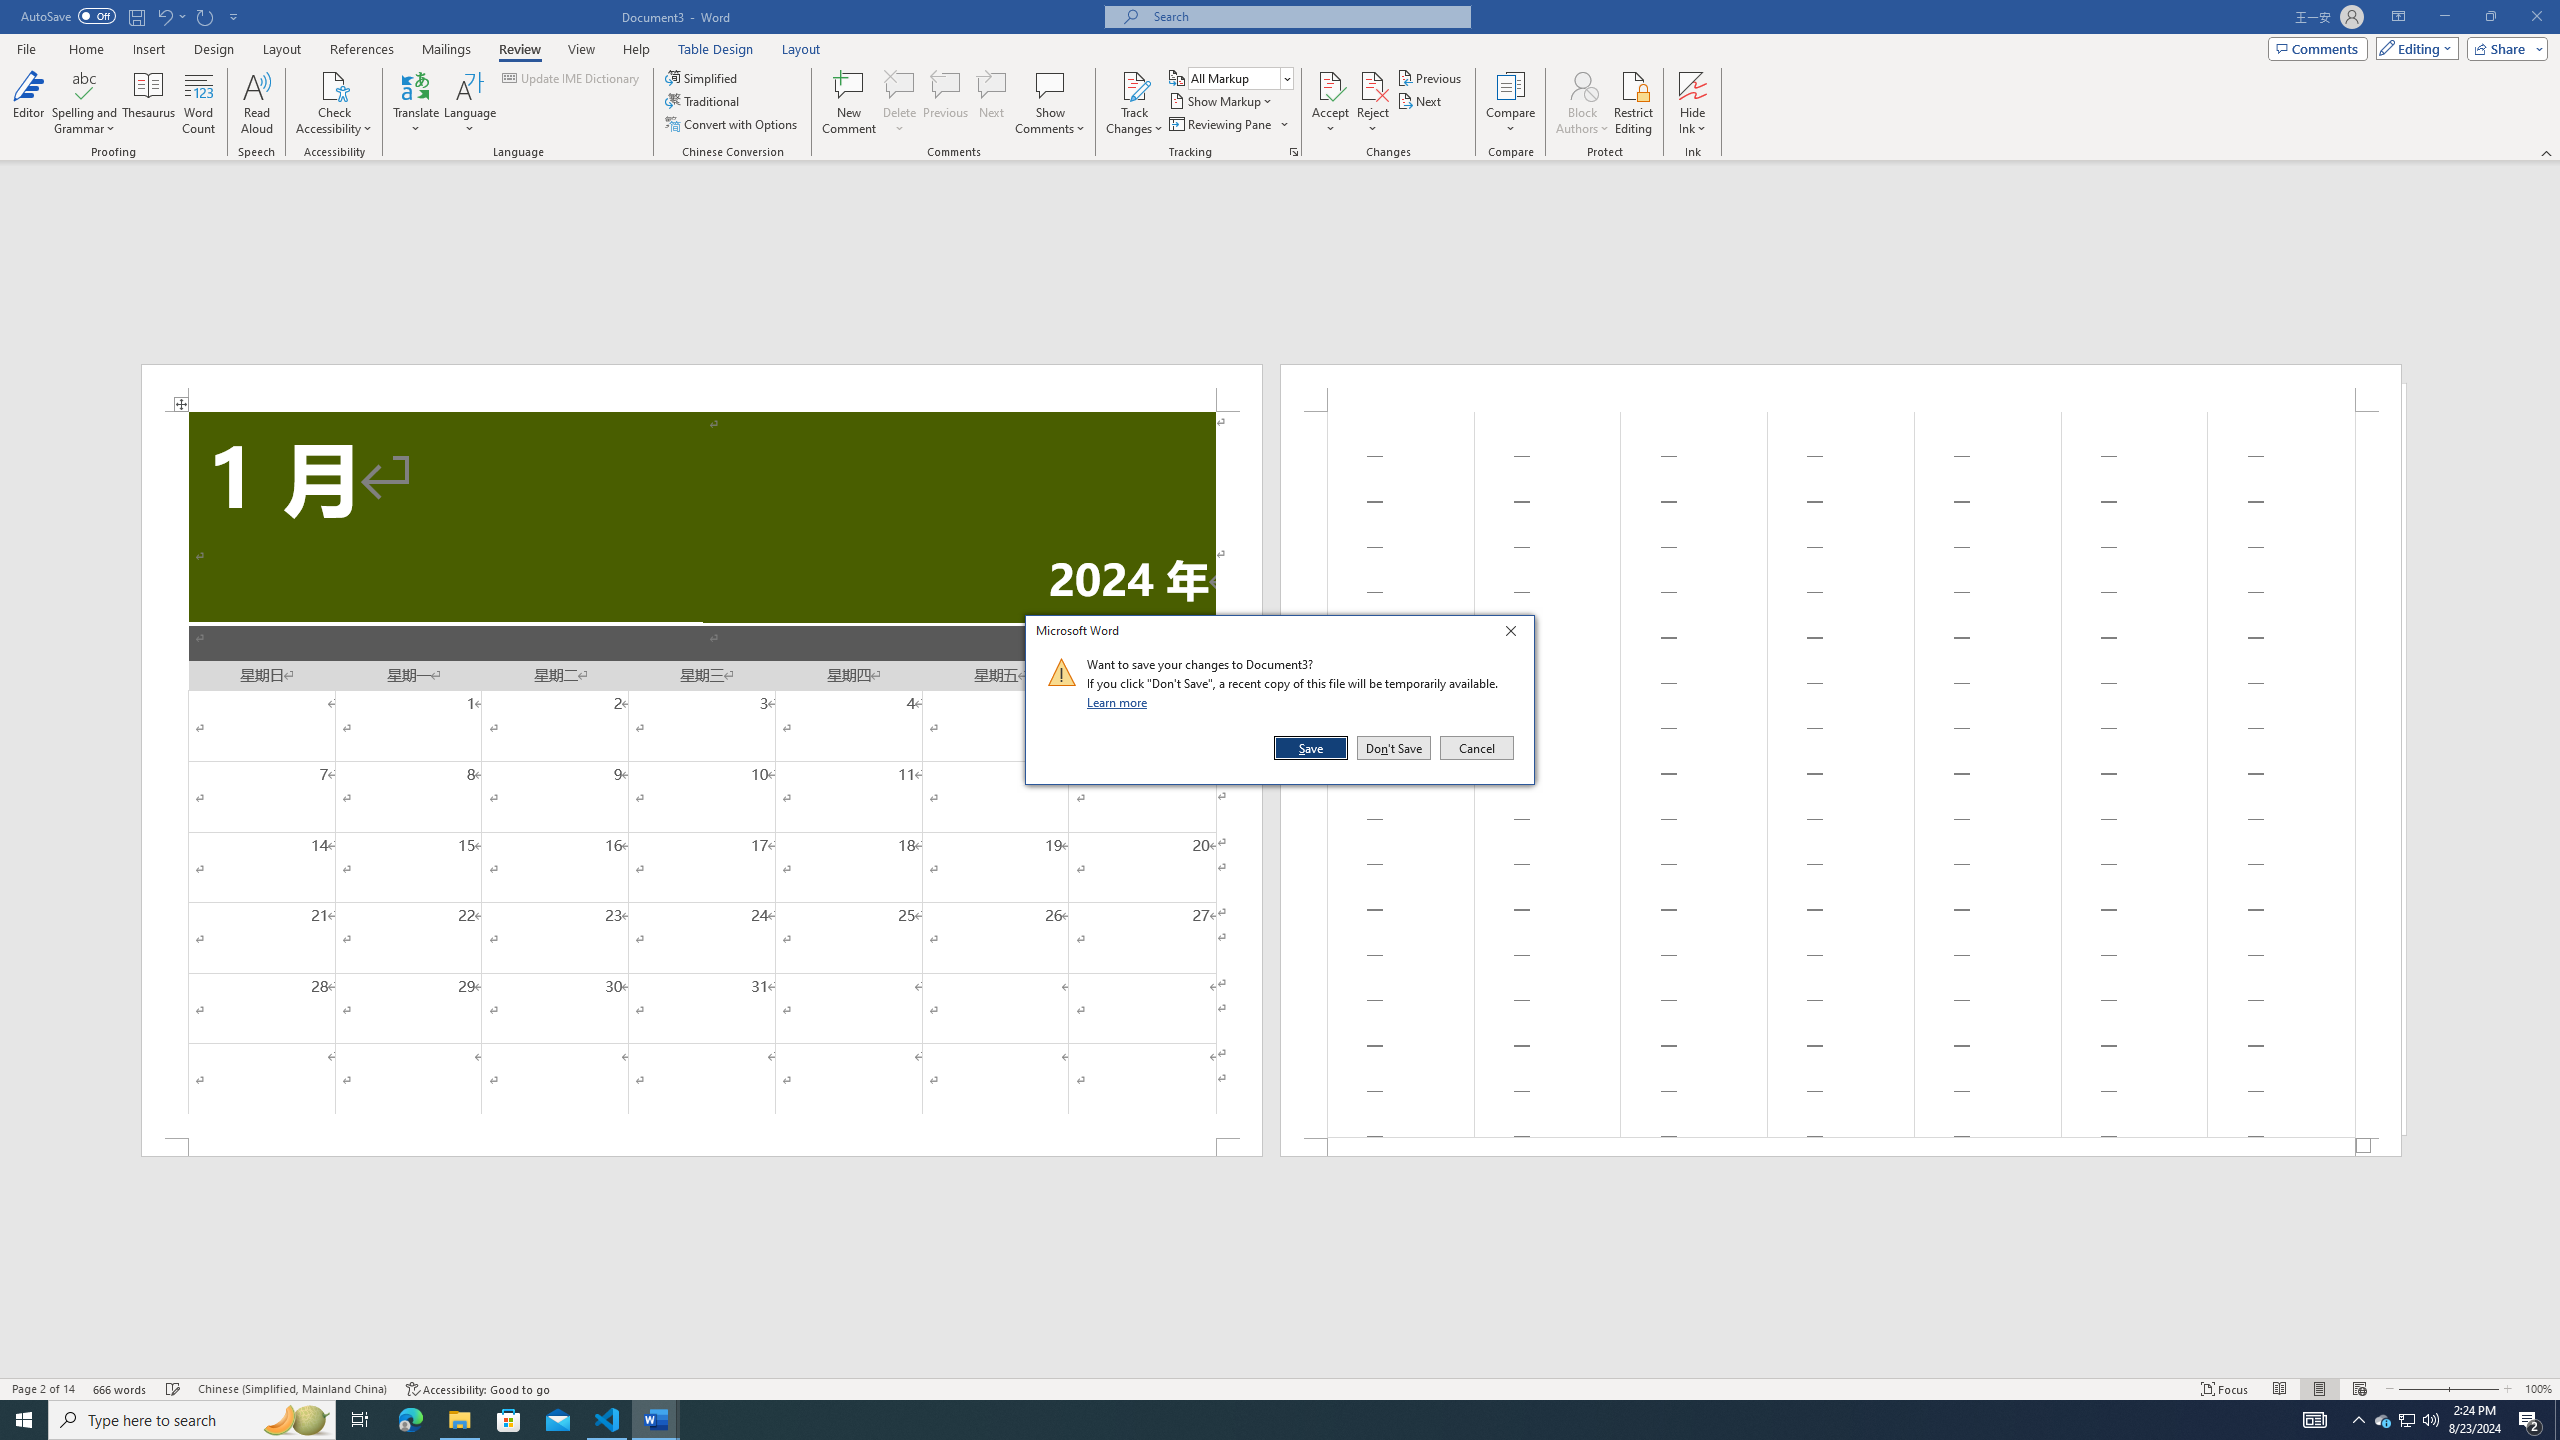 The width and height of the screenshot is (2560, 1440). What do you see at coordinates (509, 1418) in the screenshot?
I see `'Microsoft Store'` at bounding box center [509, 1418].